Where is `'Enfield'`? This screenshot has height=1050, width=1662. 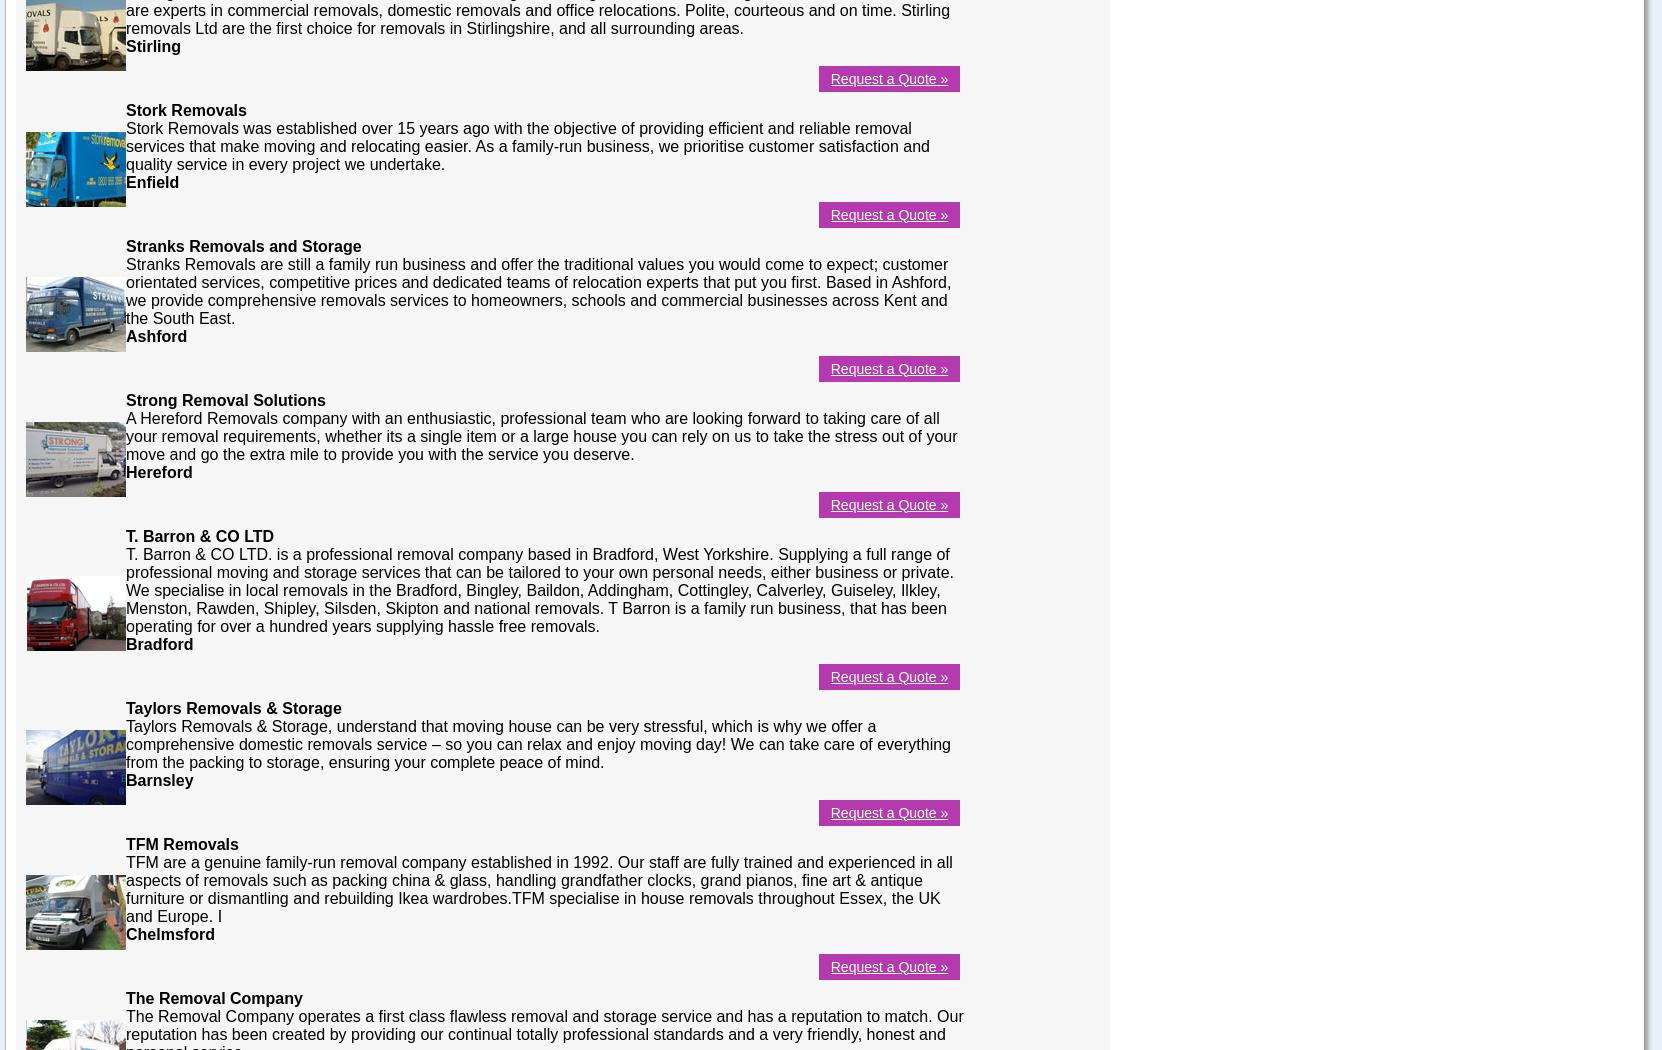
'Enfield' is located at coordinates (152, 181).